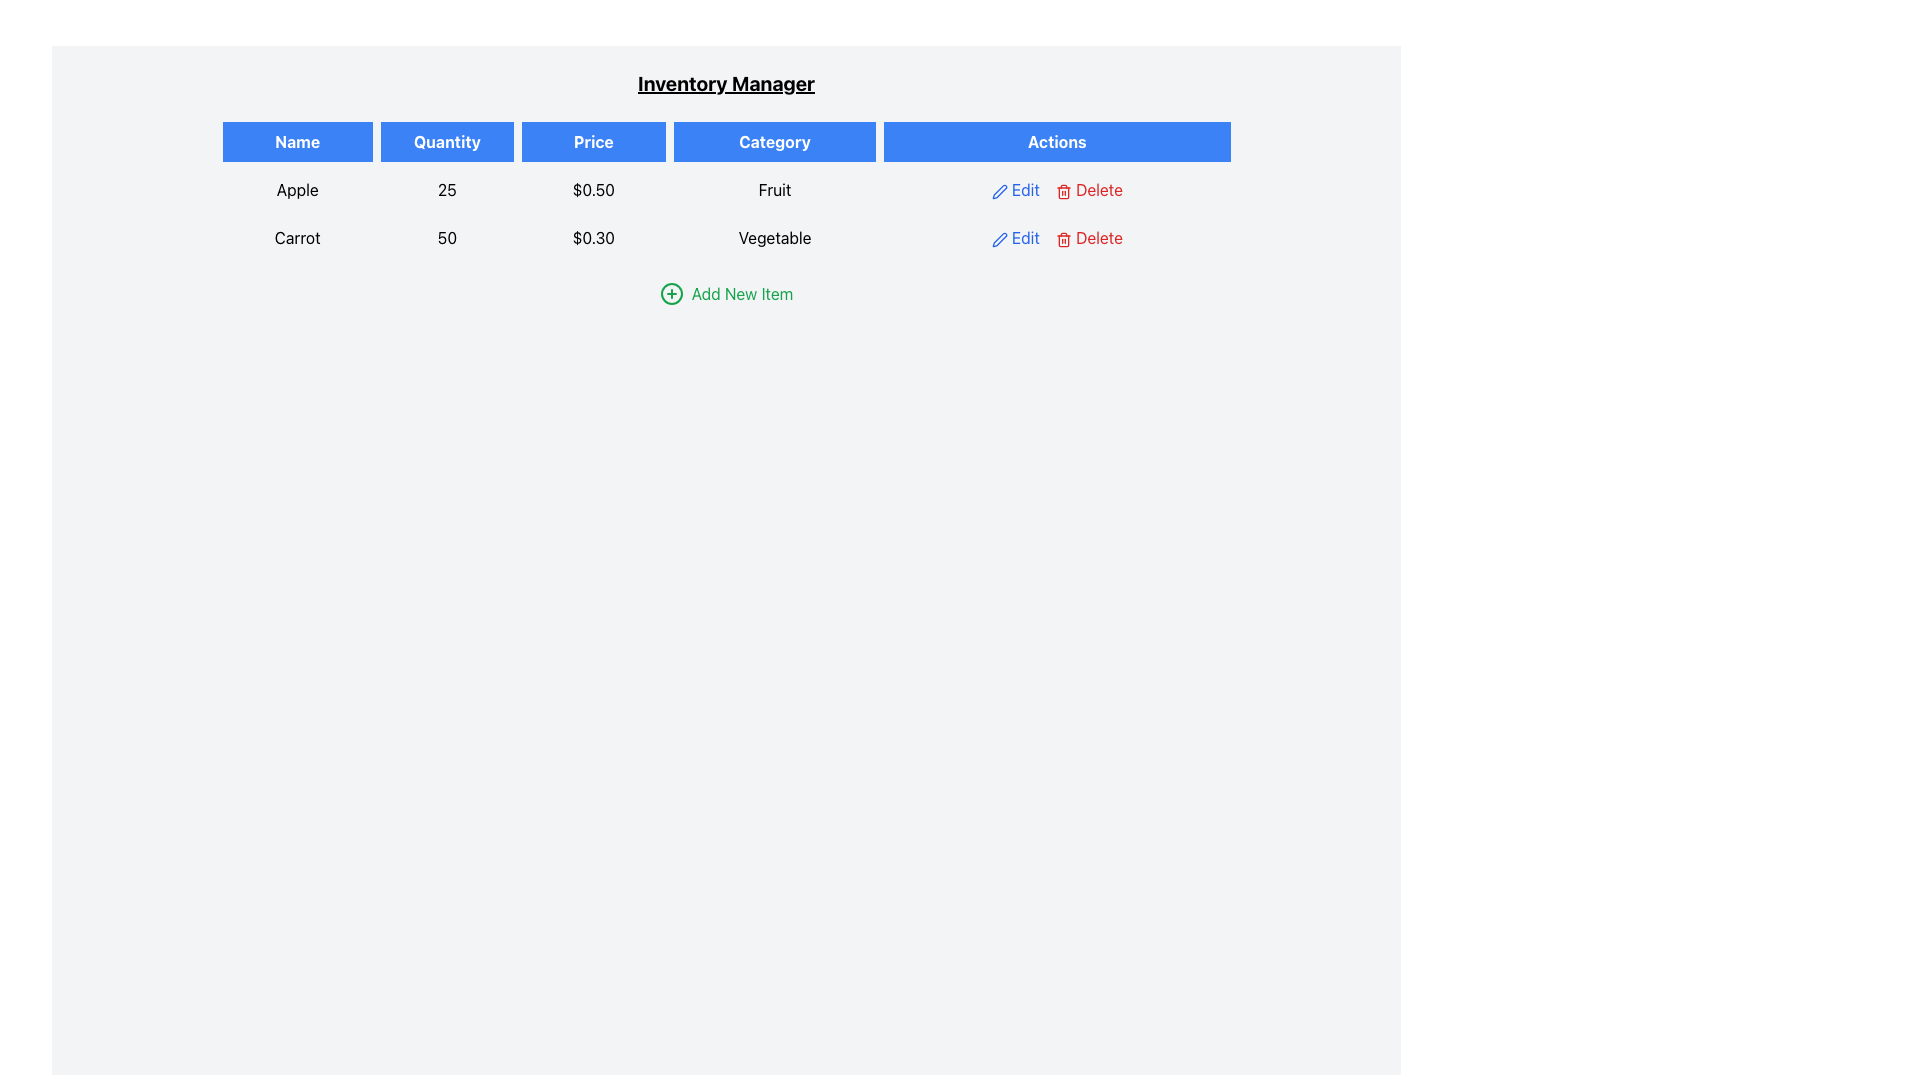 The height and width of the screenshot is (1080, 1920). Describe the element at coordinates (1062, 238) in the screenshot. I see `the red trash bin icon in the 'Actions' column of the second row` at that location.